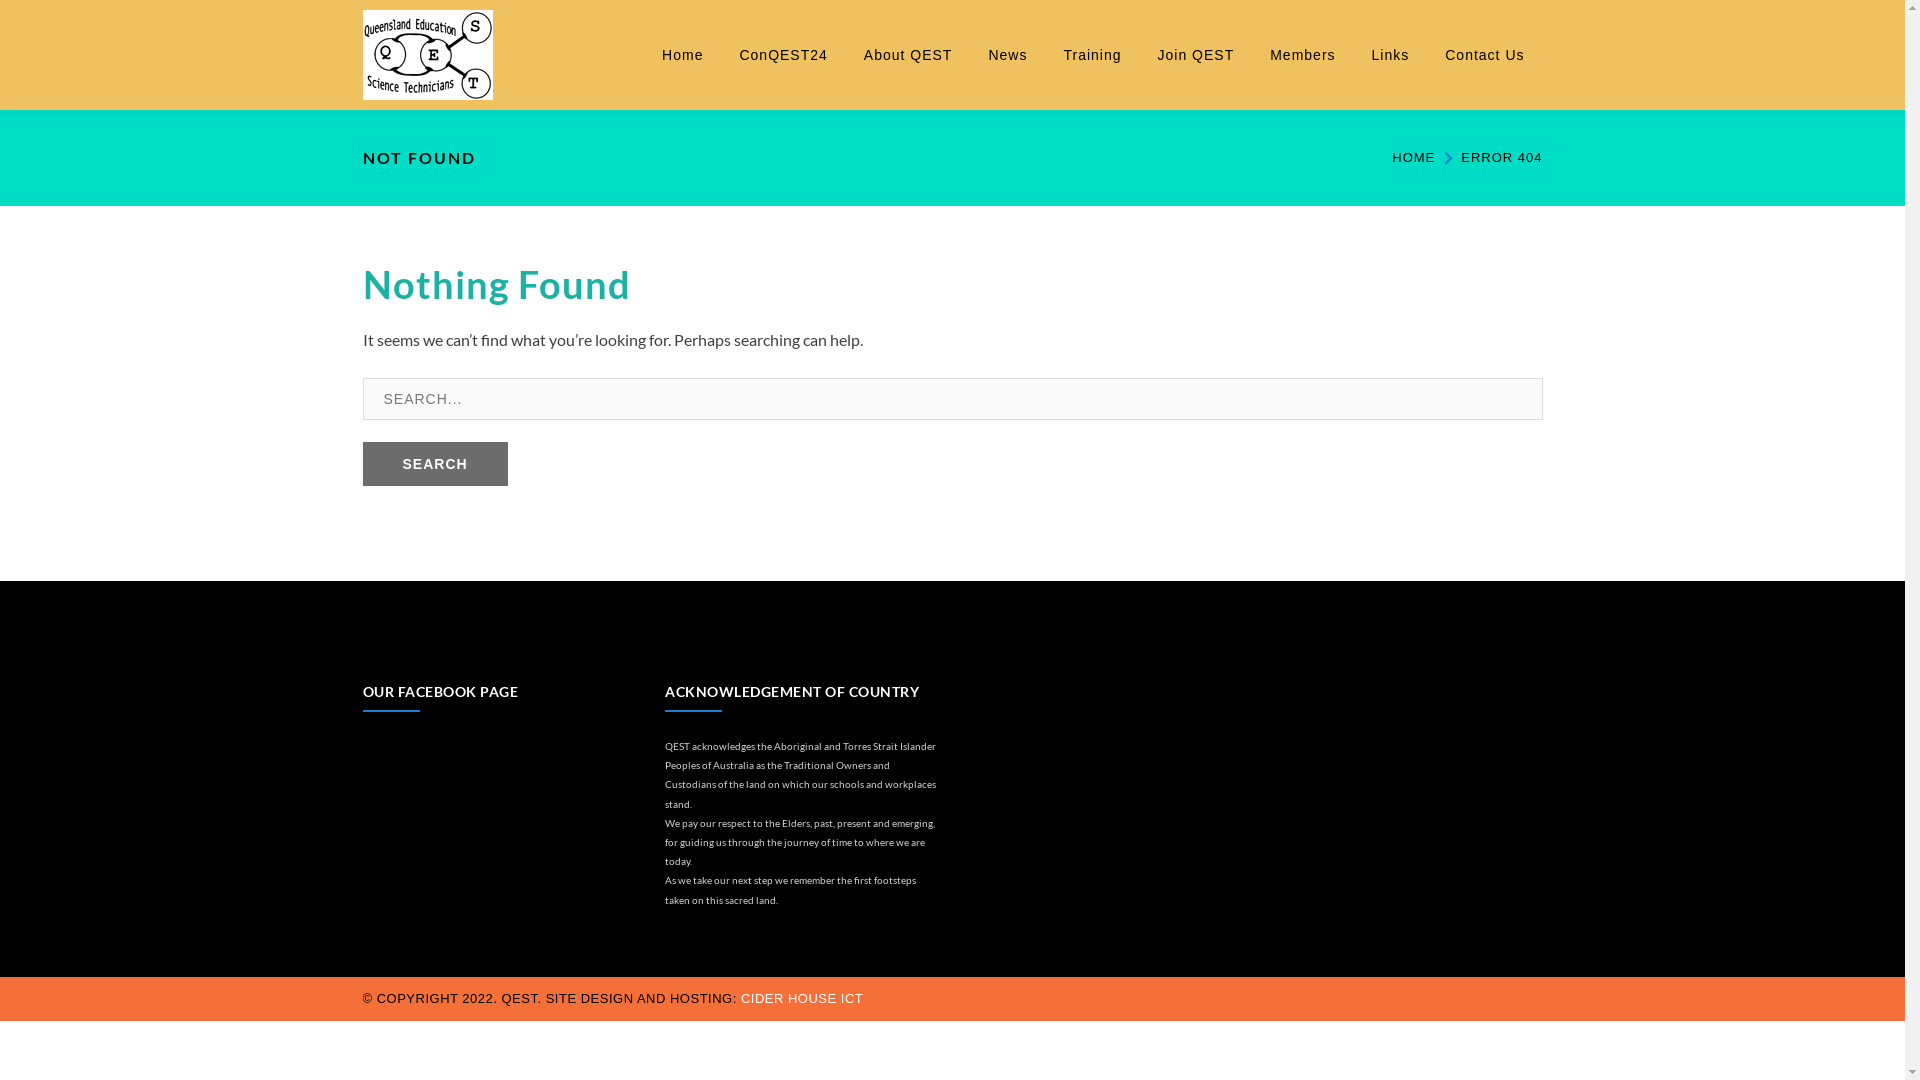 This screenshot has height=1080, width=1920. Describe the element at coordinates (1007, 53) in the screenshot. I see `'News'` at that location.